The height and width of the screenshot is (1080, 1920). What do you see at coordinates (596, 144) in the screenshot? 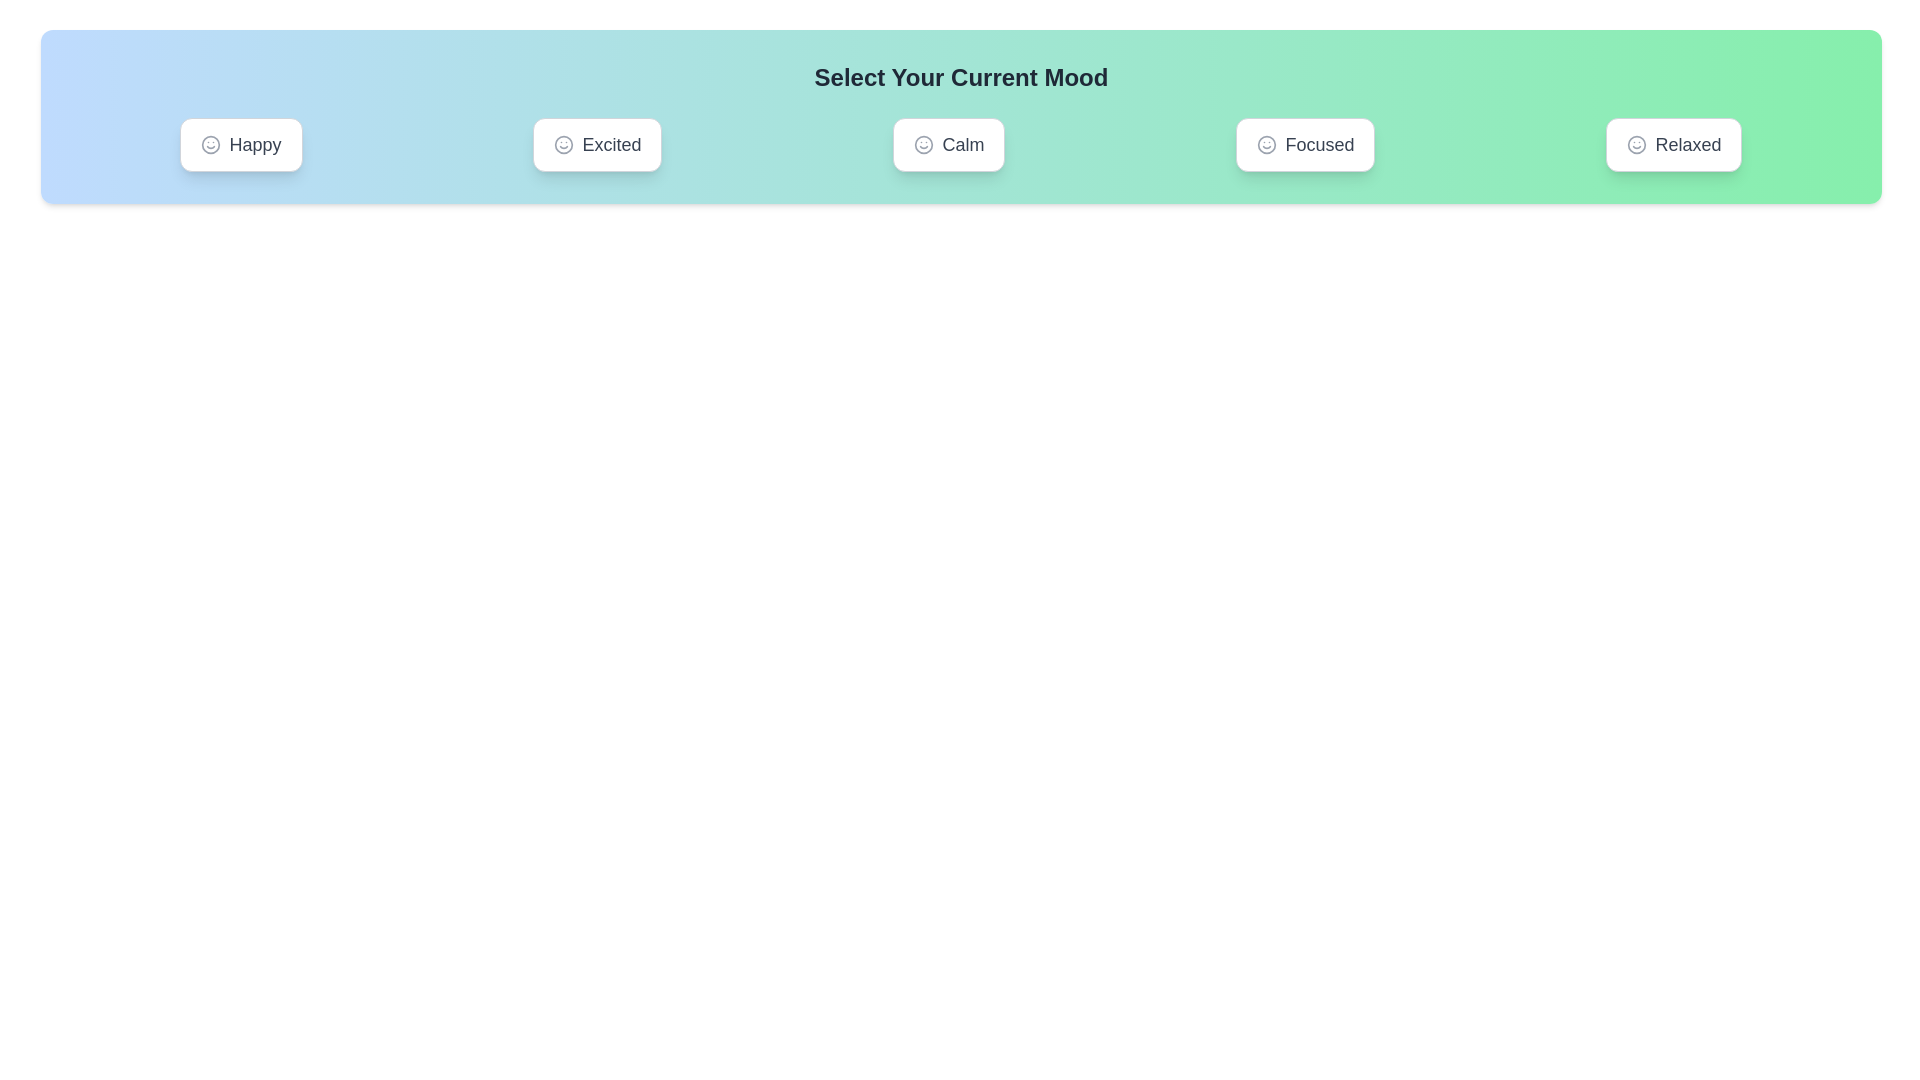
I see `the button labeled Excited to observe its hover effect` at bounding box center [596, 144].